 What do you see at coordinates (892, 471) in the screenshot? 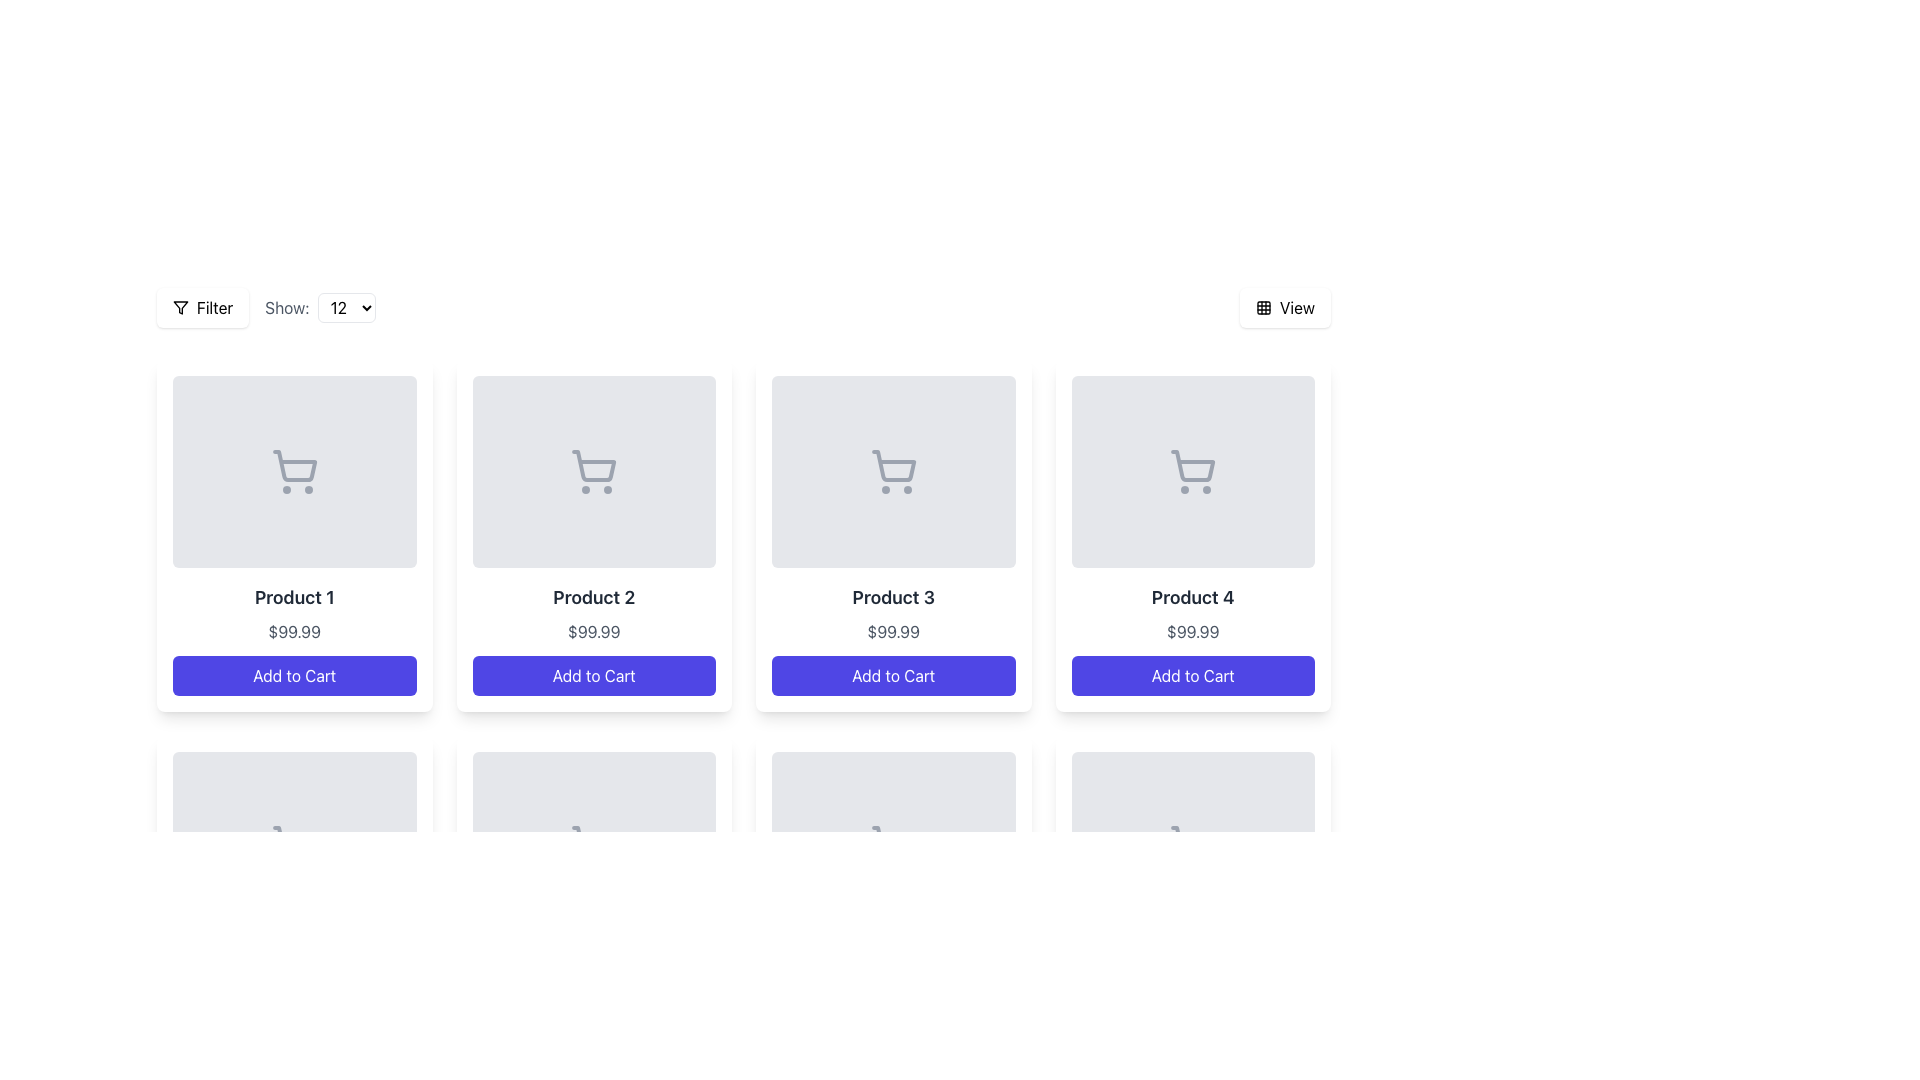
I see `the shopping cart icon located in the upper half of the product card labeled 'Product 3', which is styled with a simple outlined design in gray color` at bounding box center [892, 471].